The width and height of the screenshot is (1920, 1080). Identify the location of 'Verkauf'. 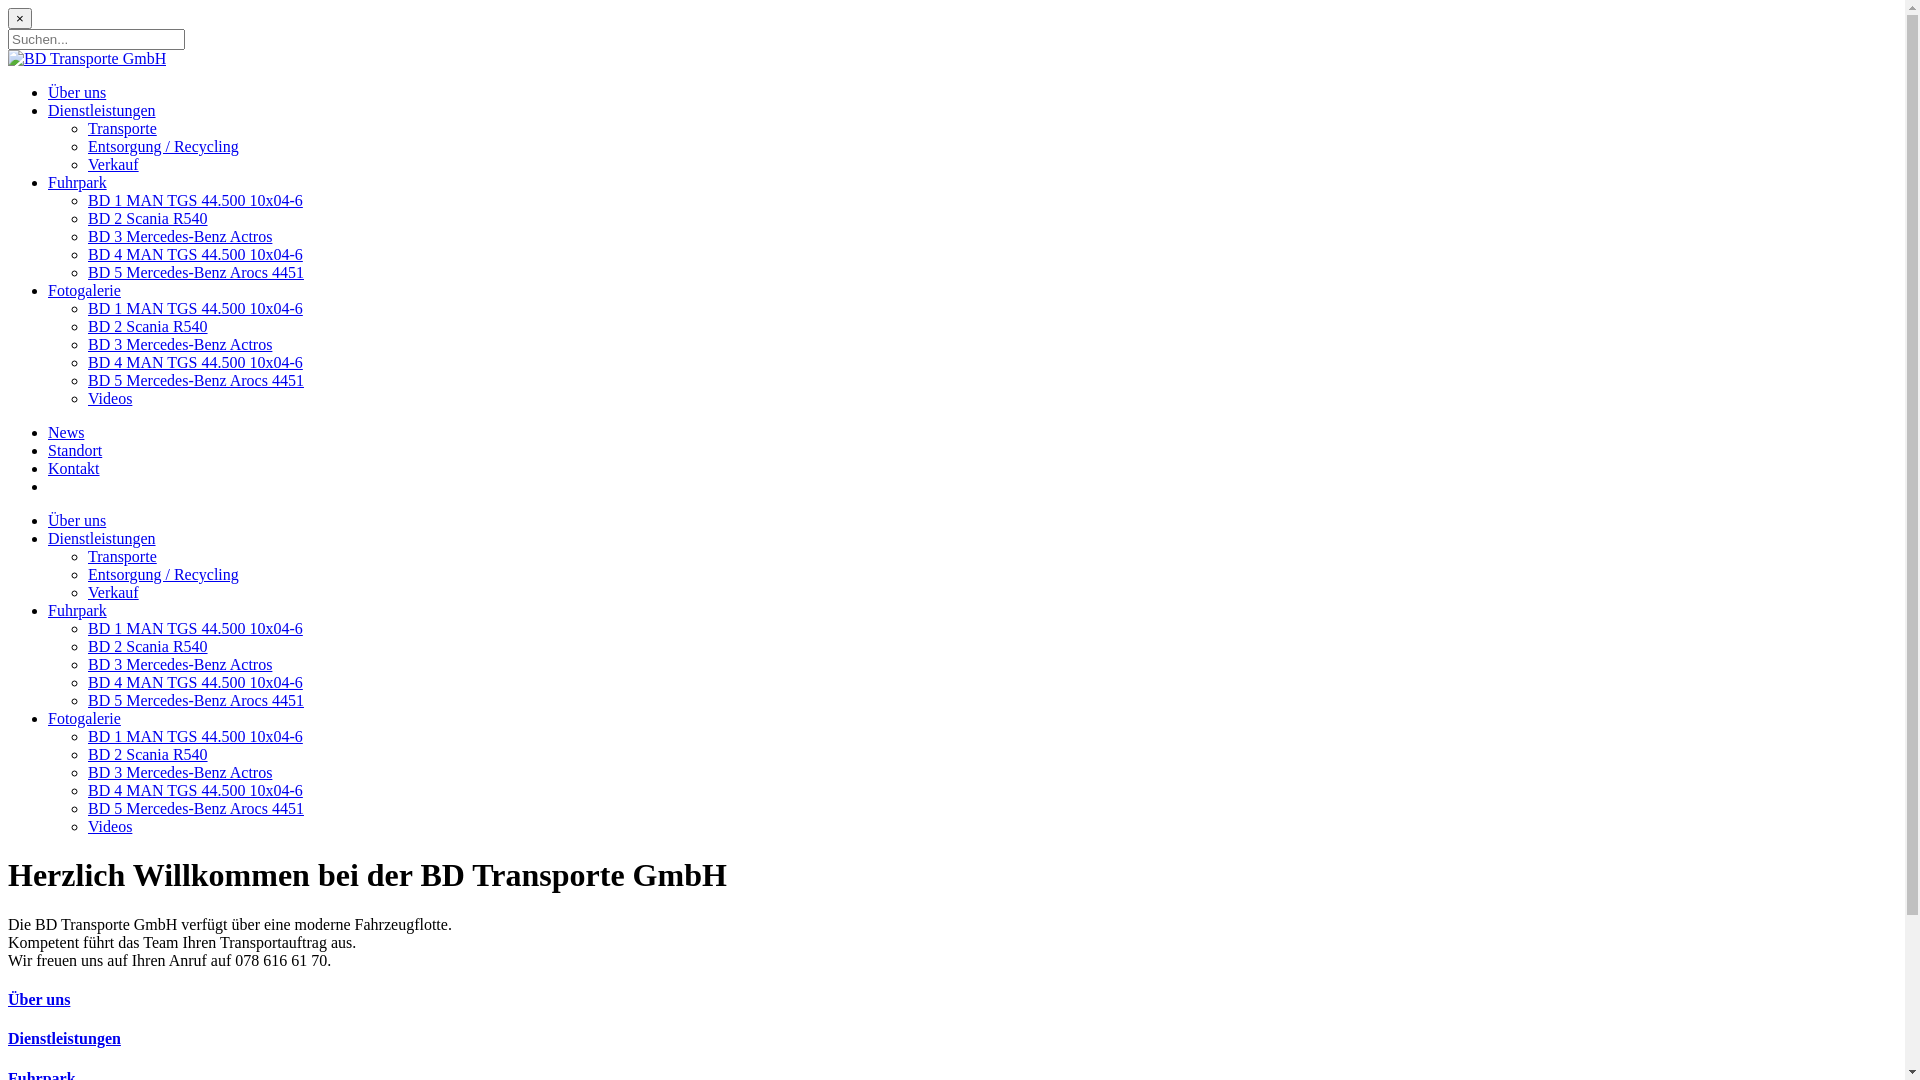
(112, 591).